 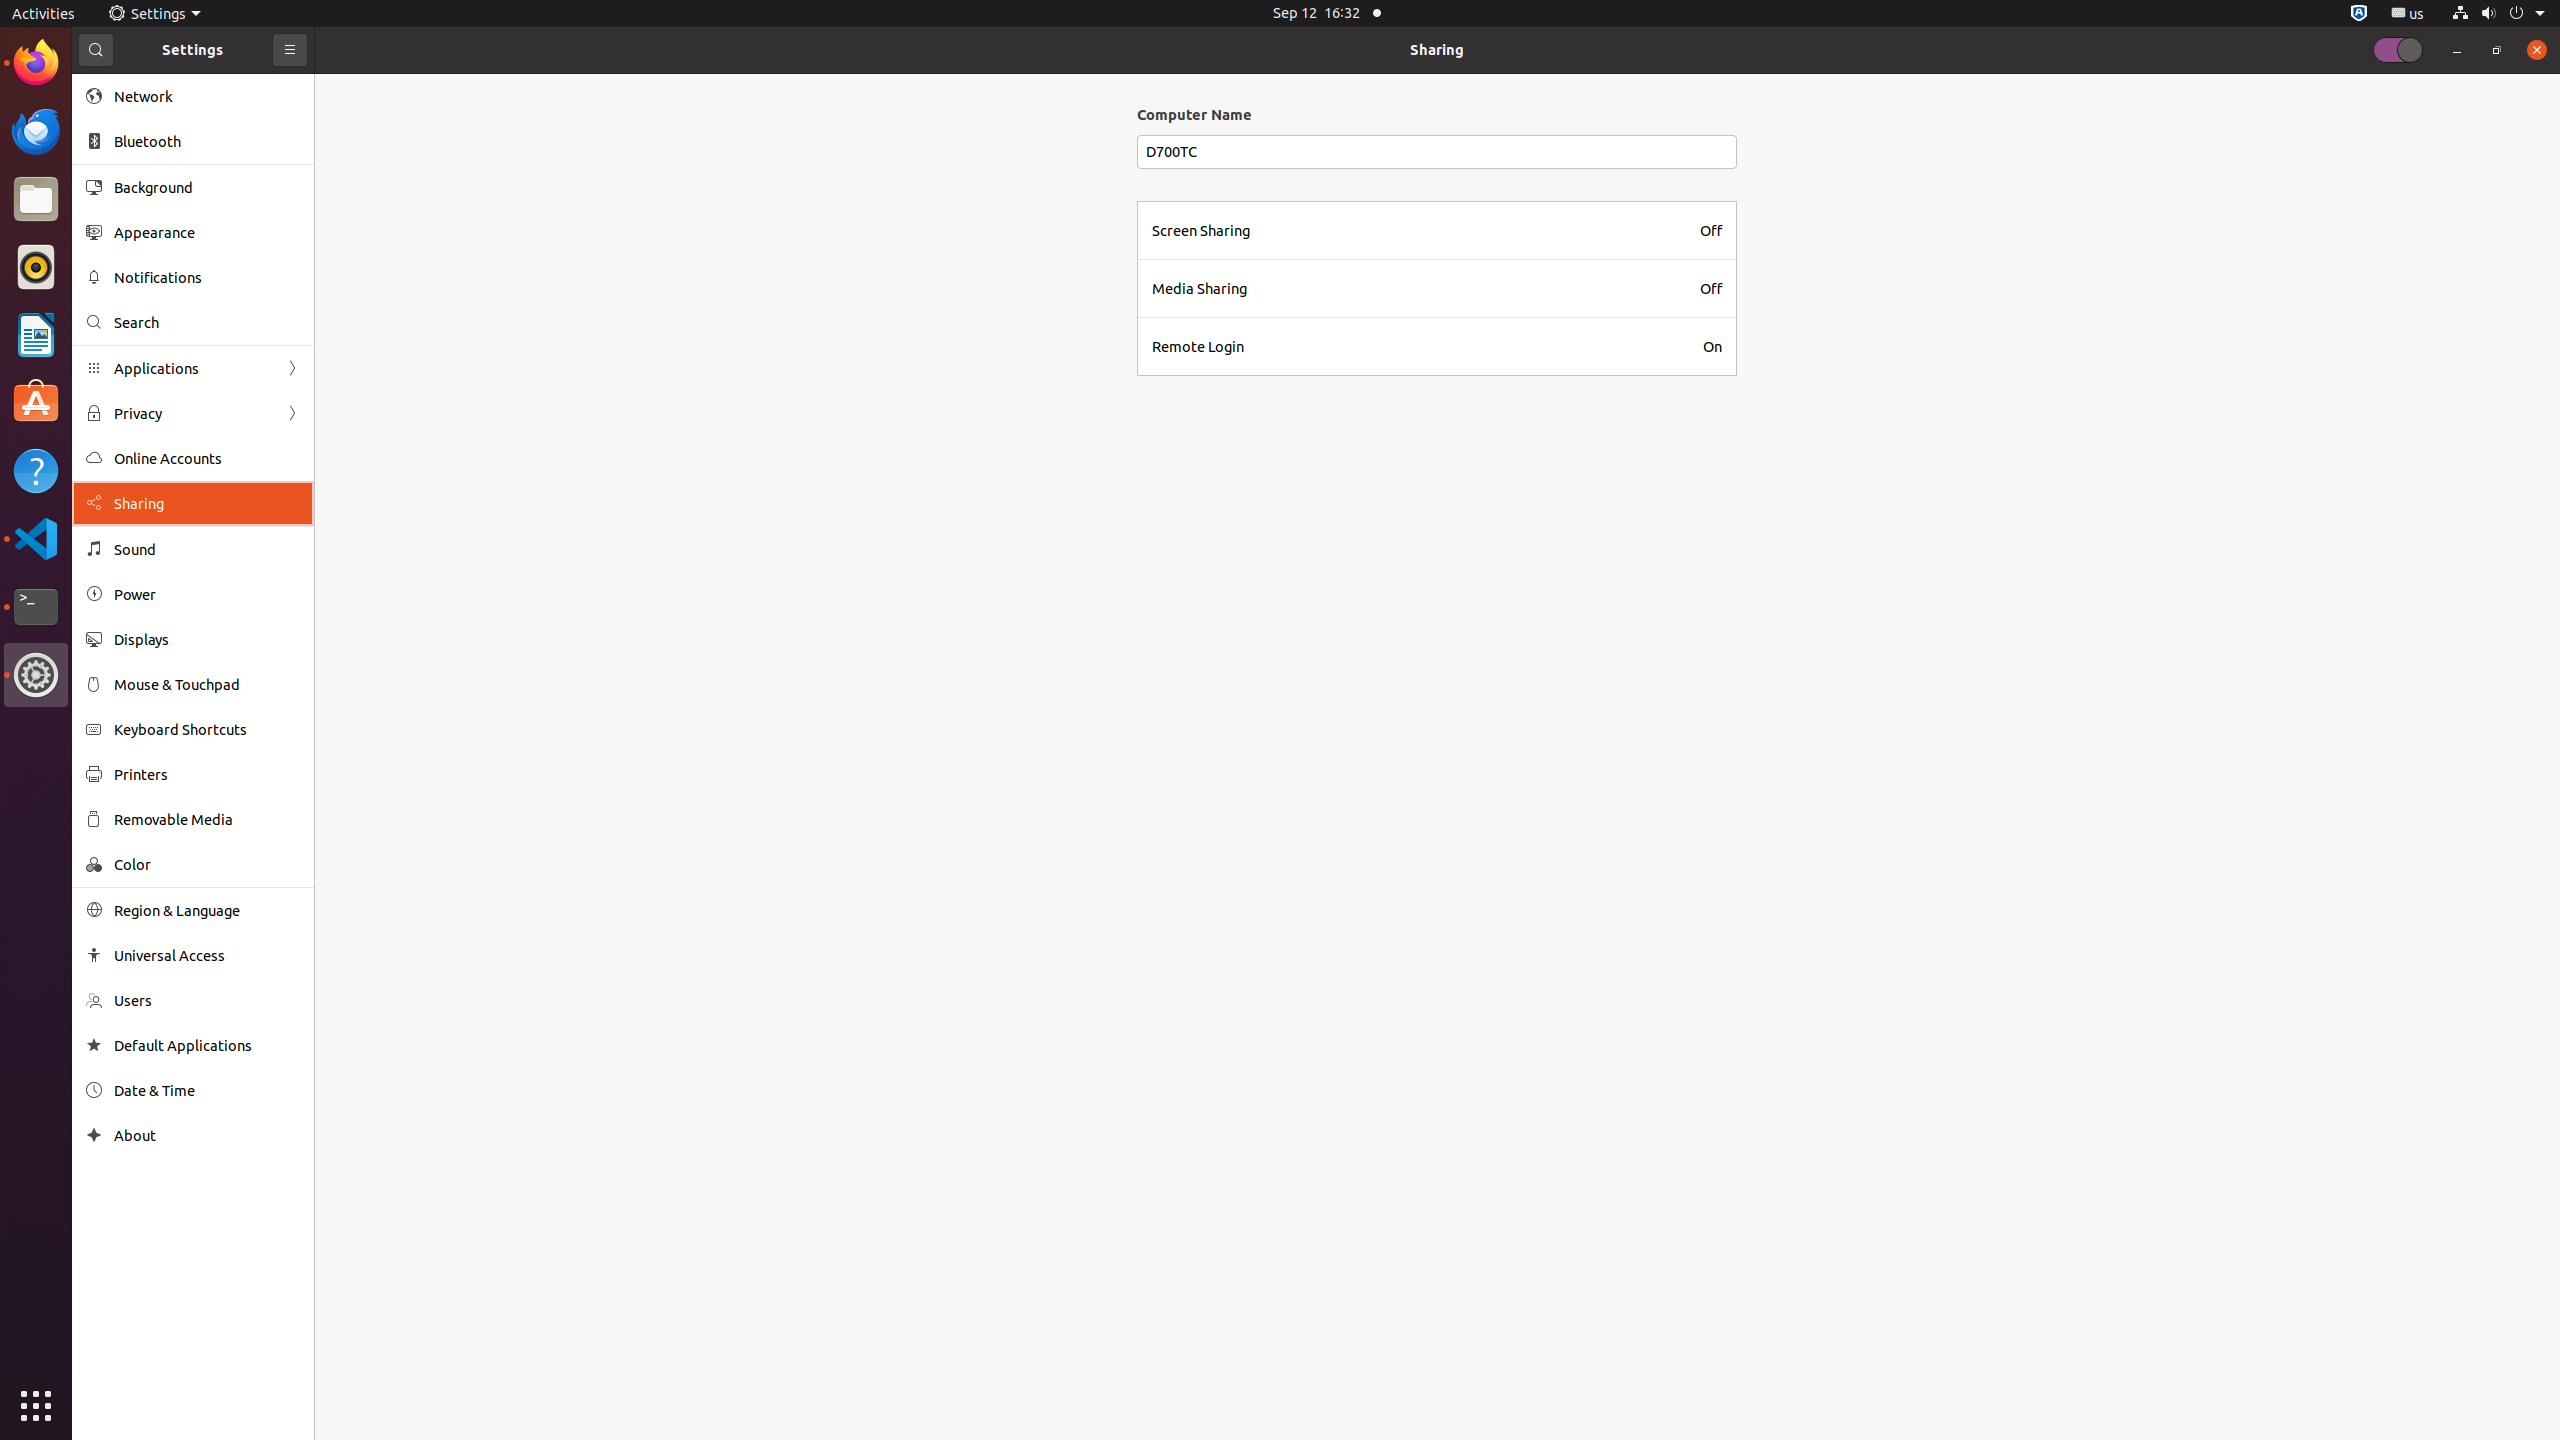 I want to click on 'Bluetooth', so click(x=207, y=141).